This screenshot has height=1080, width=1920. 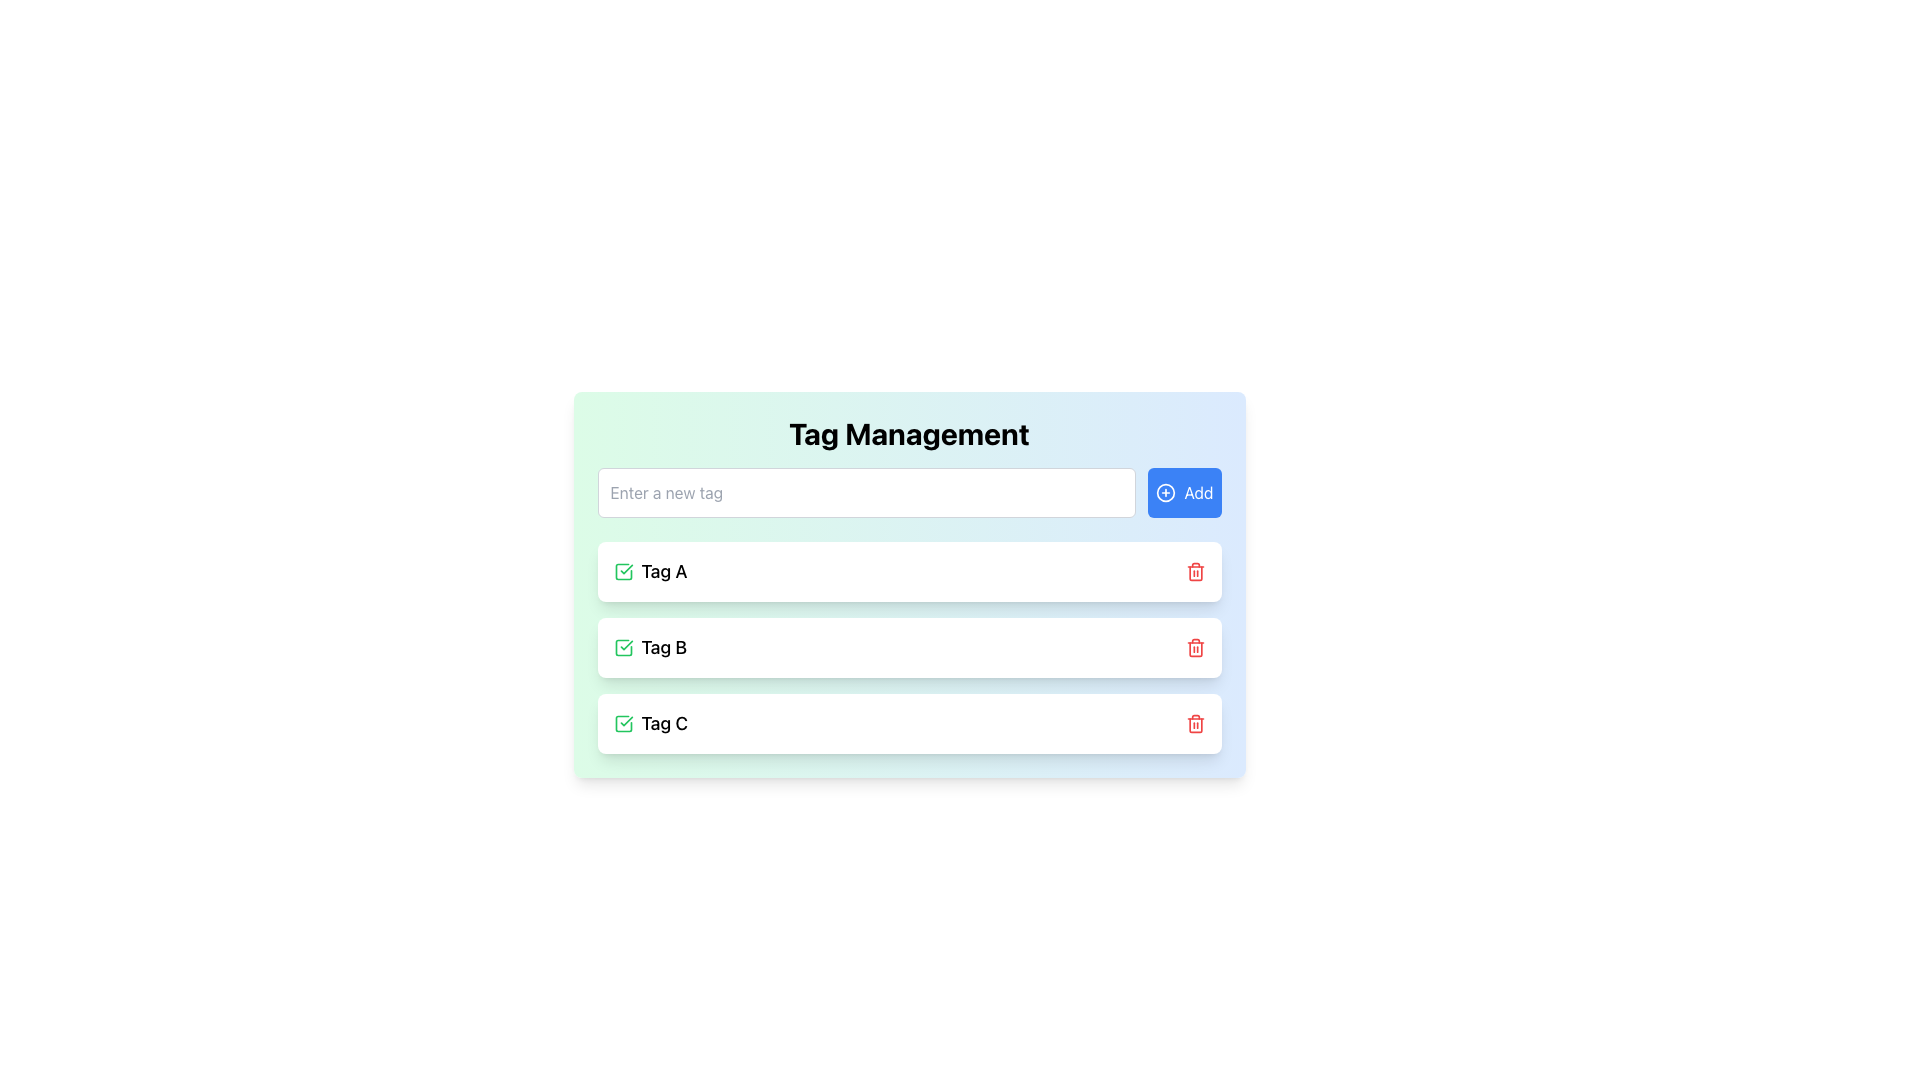 I want to click on the large, bold title text labeled 'Tag Management' at the top of the card component, so click(x=908, y=433).